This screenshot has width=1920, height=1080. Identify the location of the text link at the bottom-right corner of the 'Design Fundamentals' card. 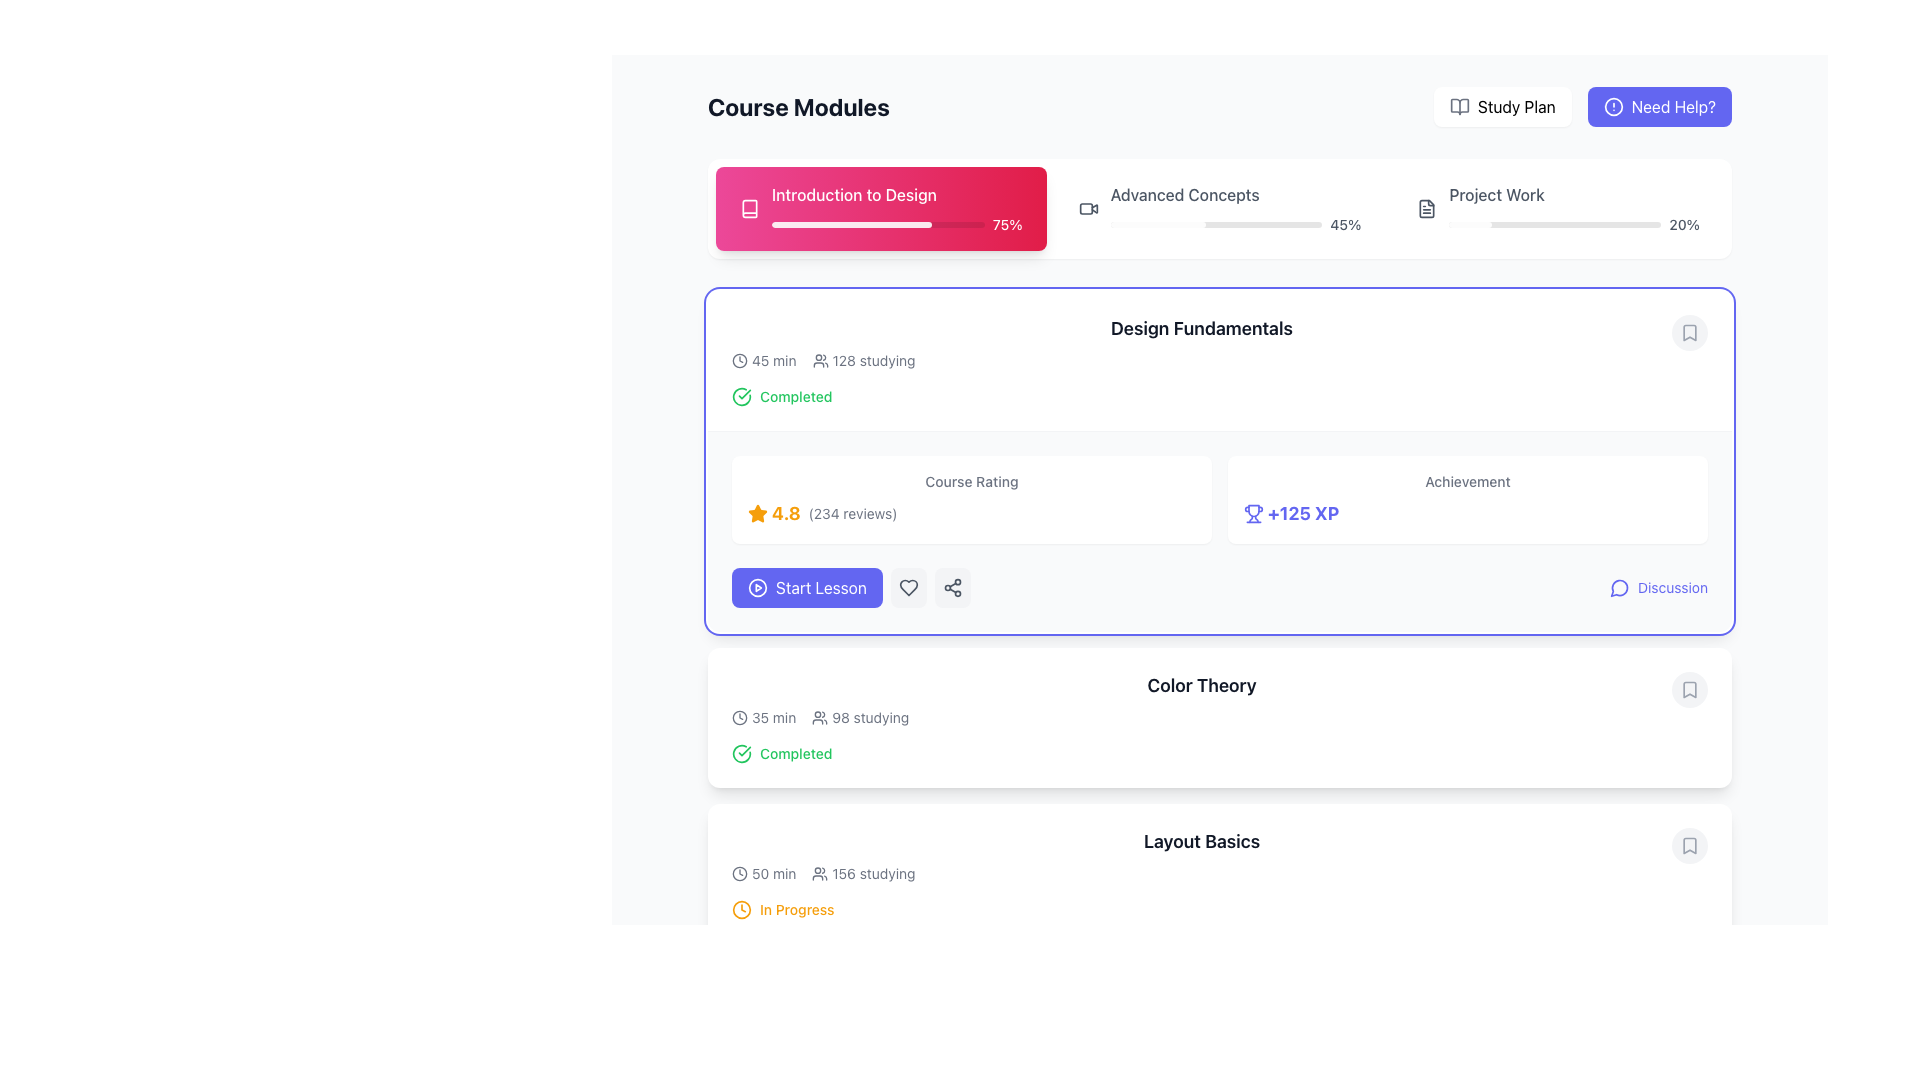
(1673, 586).